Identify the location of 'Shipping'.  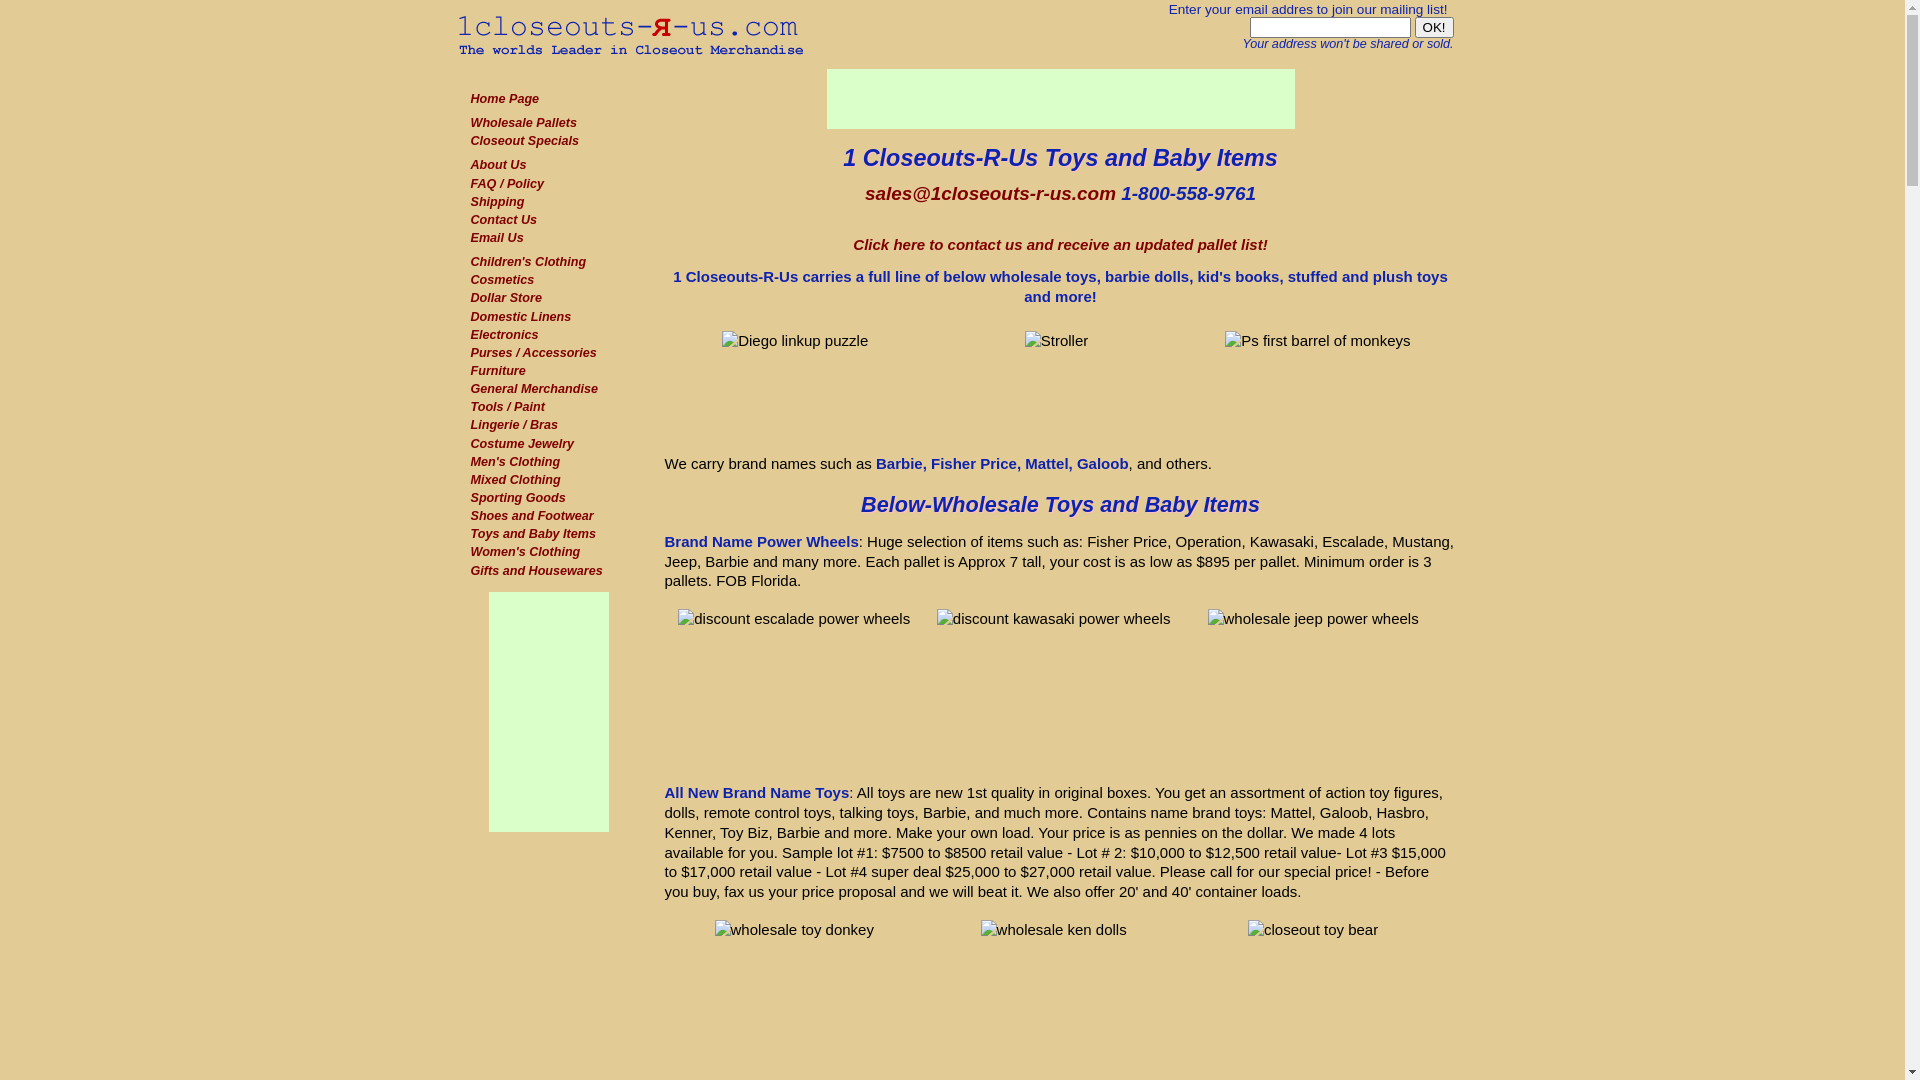
(497, 201).